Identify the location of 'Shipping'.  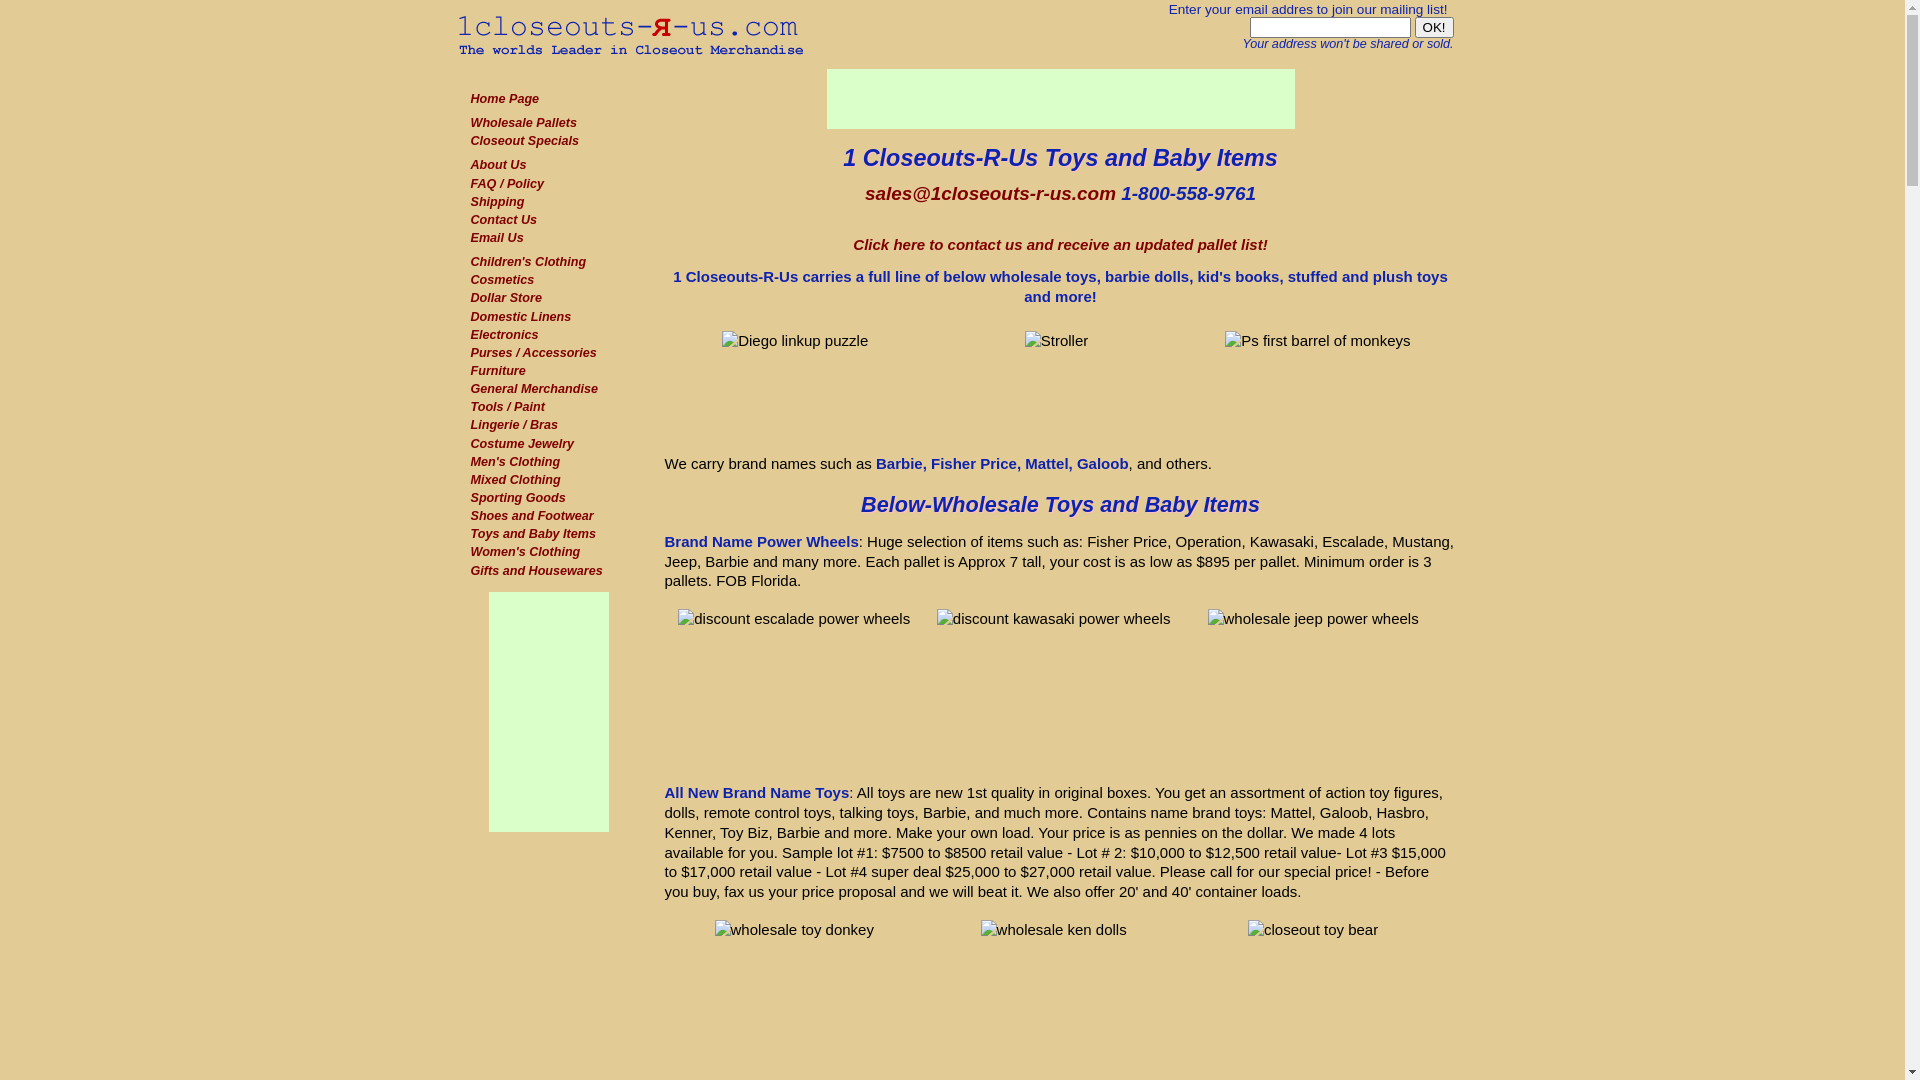
(497, 201).